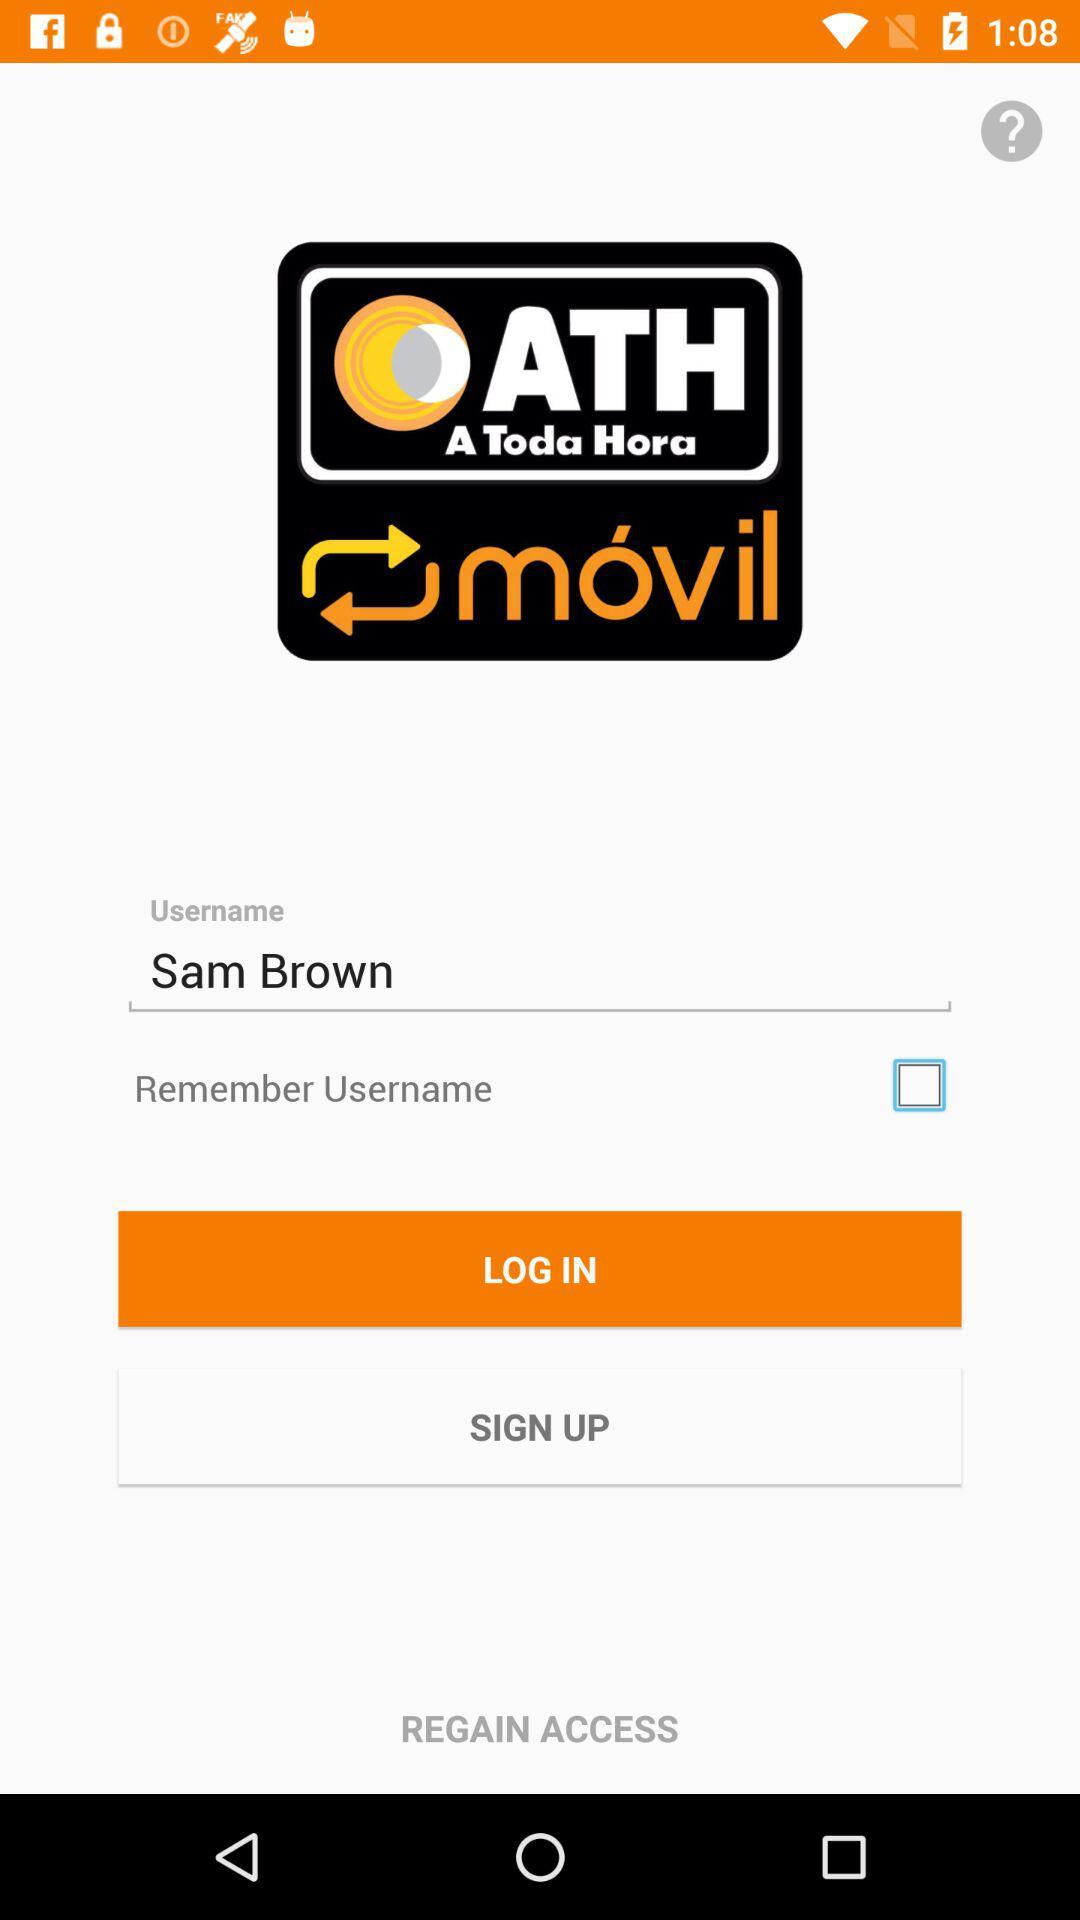  Describe the element at coordinates (538, 1727) in the screenshot. I see `regain access` at that location.